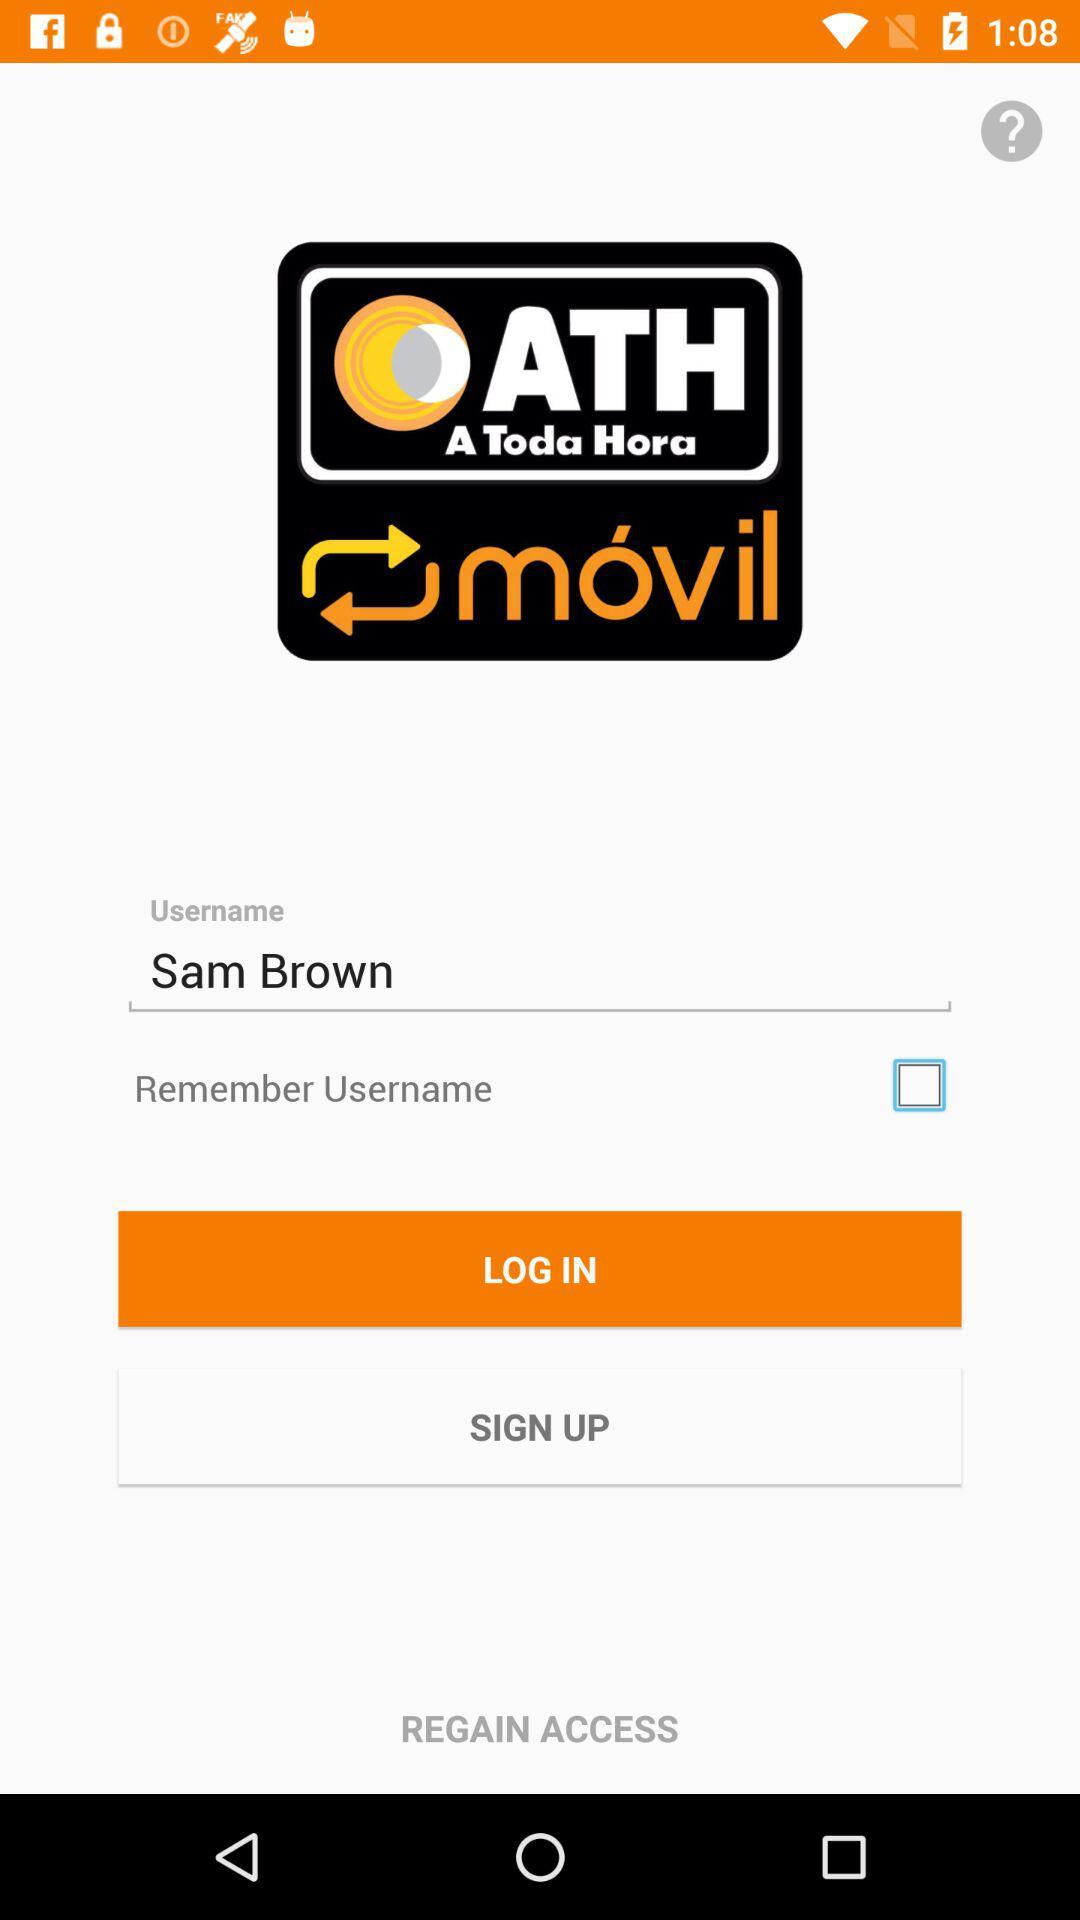  Describe the element at coordinates (538, 1727) in the screenshot. I see `regain access` at that location.